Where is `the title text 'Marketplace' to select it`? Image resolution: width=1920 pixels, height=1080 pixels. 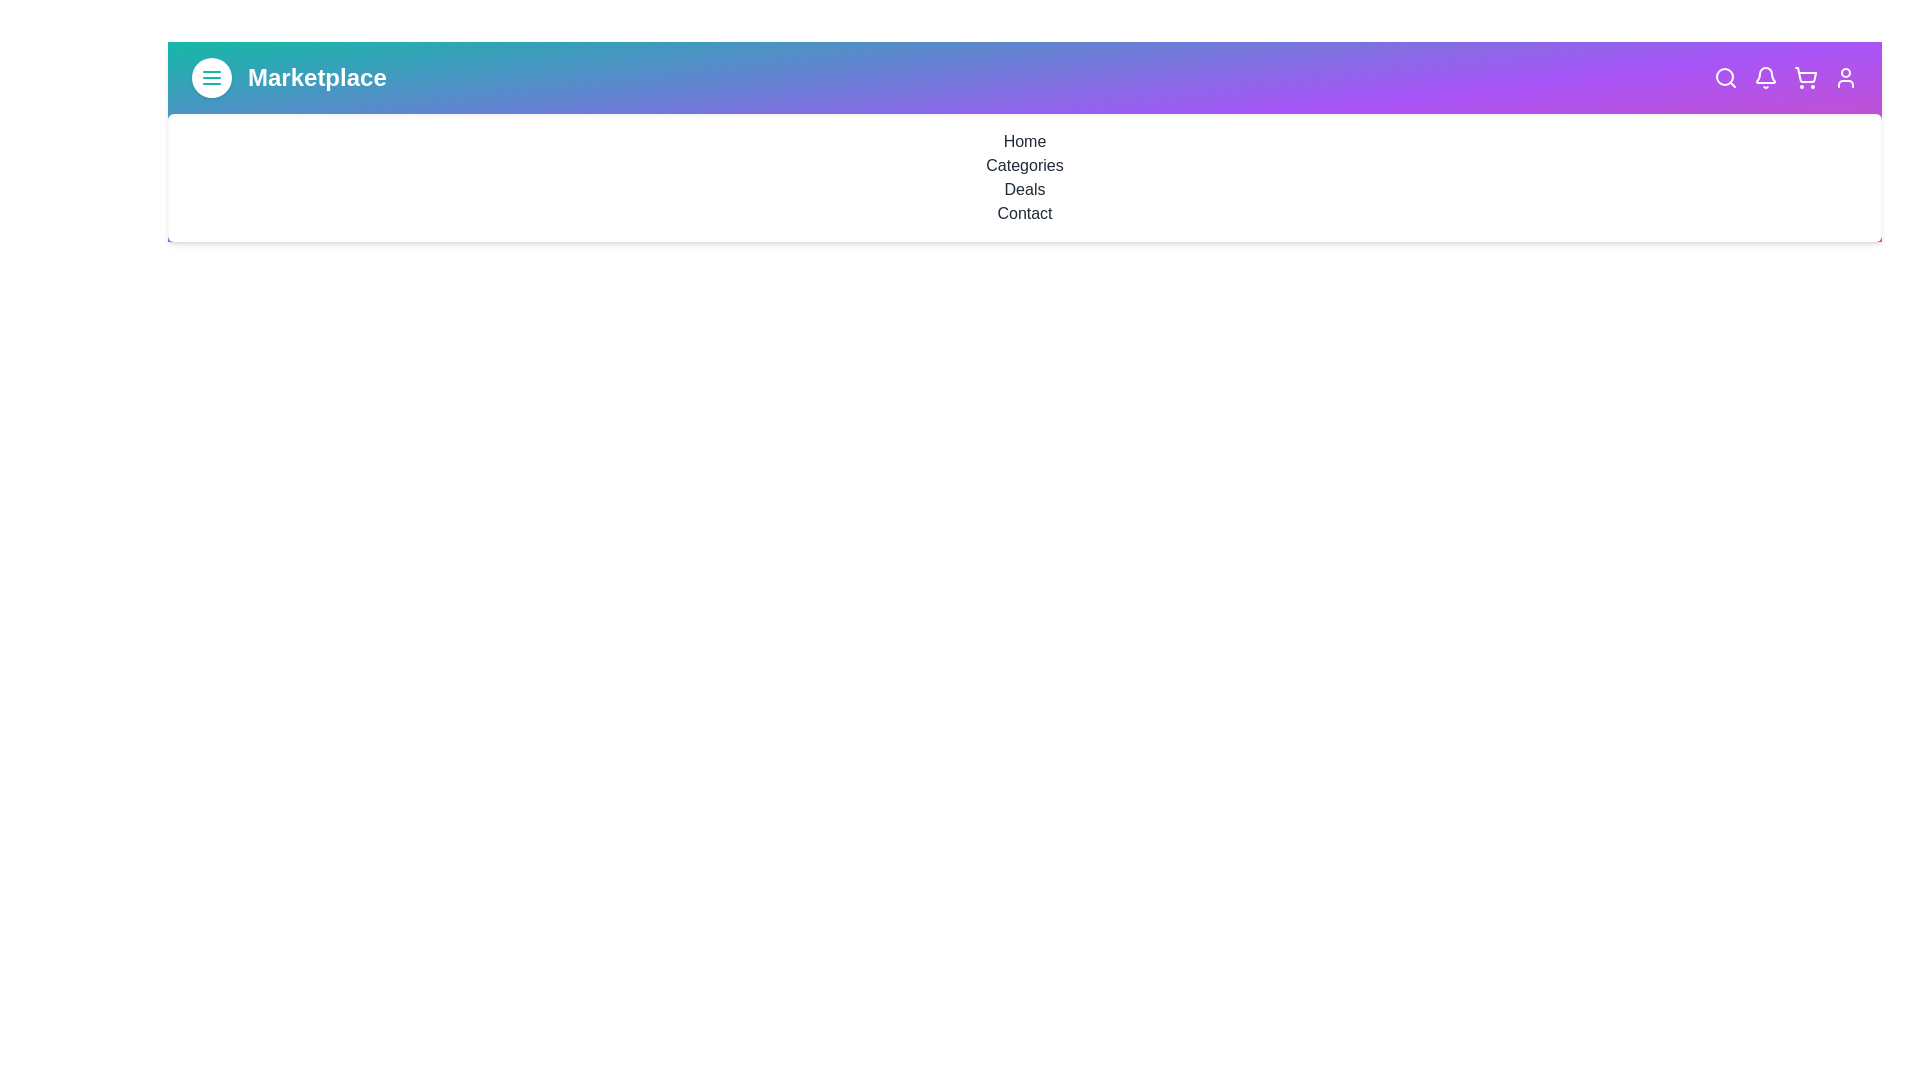
the title text 'Marketplace' to select it is located at coordinates (315, 76).